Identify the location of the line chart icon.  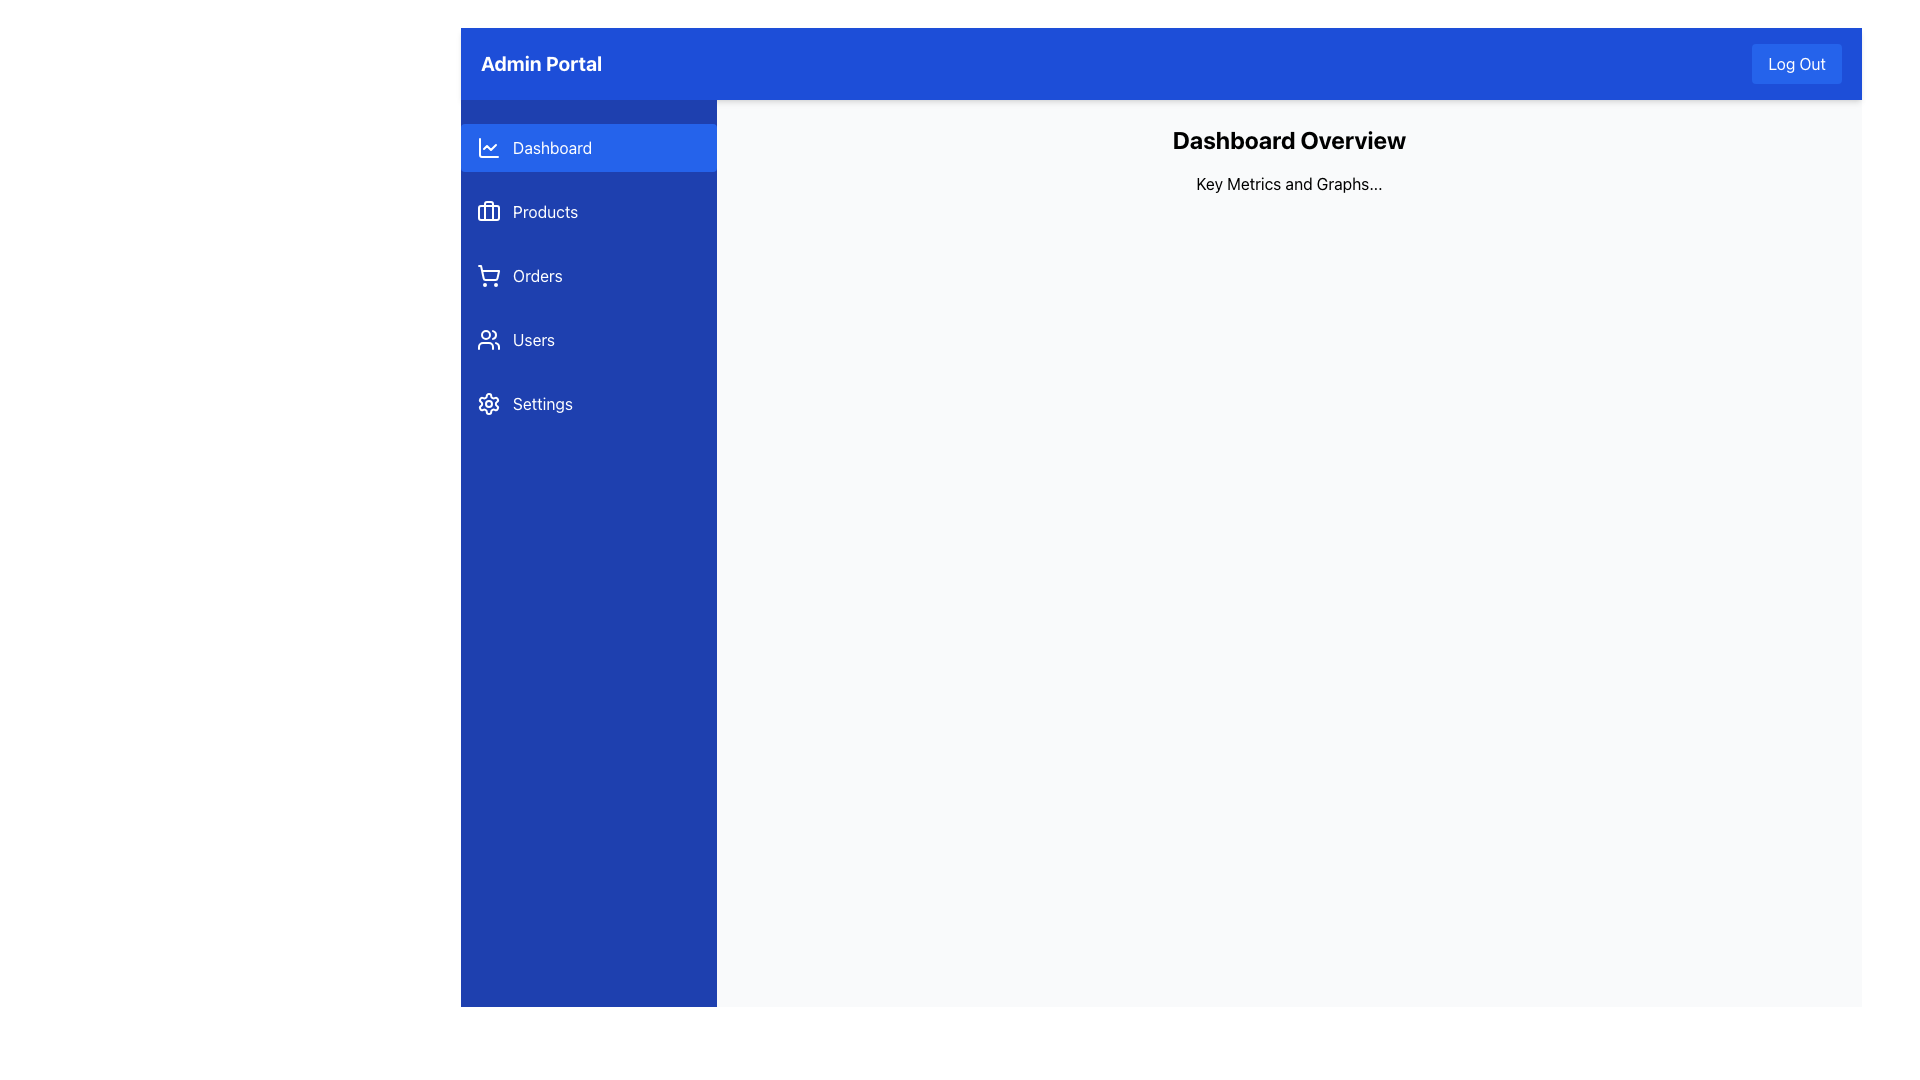
(489, 146).